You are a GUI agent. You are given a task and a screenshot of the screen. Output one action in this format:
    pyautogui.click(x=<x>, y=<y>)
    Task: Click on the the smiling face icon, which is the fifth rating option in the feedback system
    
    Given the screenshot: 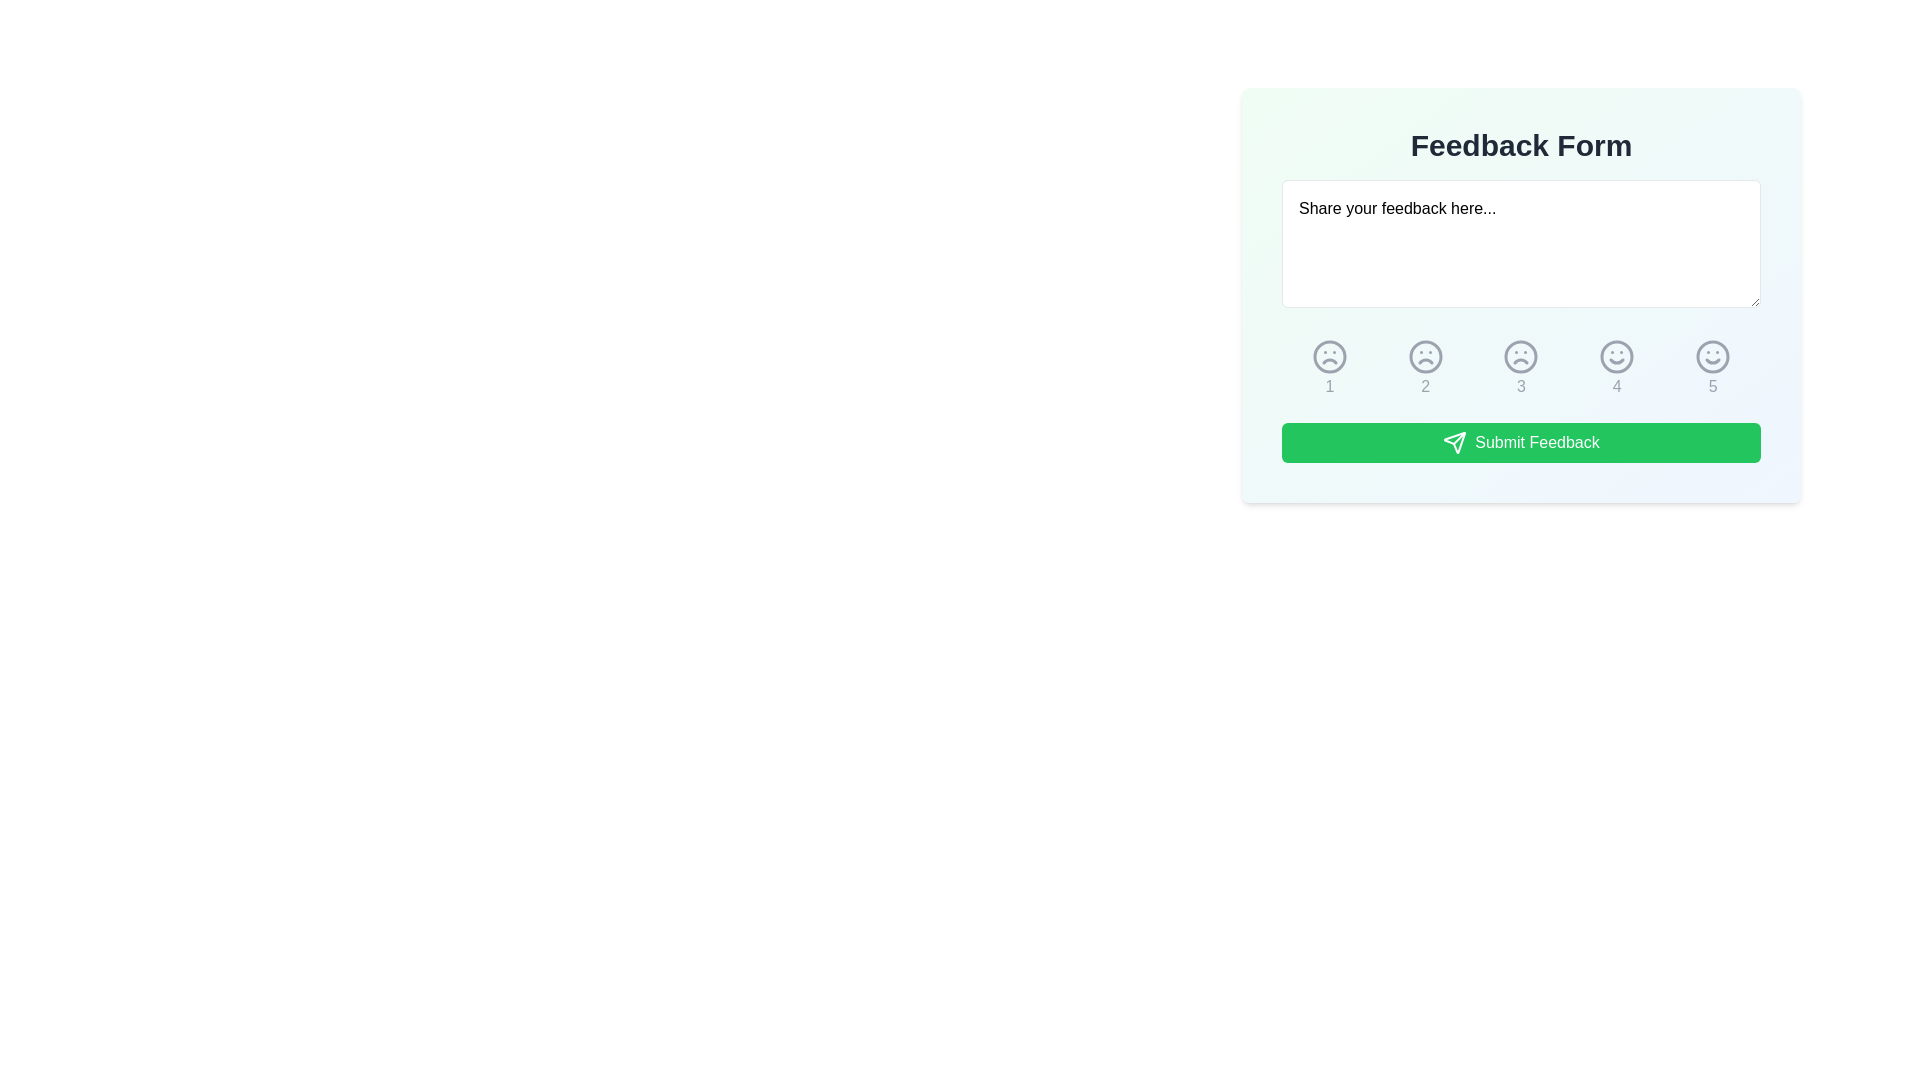 What is the action you would take?
    pyautogui.click(x=1712, y=356)
    